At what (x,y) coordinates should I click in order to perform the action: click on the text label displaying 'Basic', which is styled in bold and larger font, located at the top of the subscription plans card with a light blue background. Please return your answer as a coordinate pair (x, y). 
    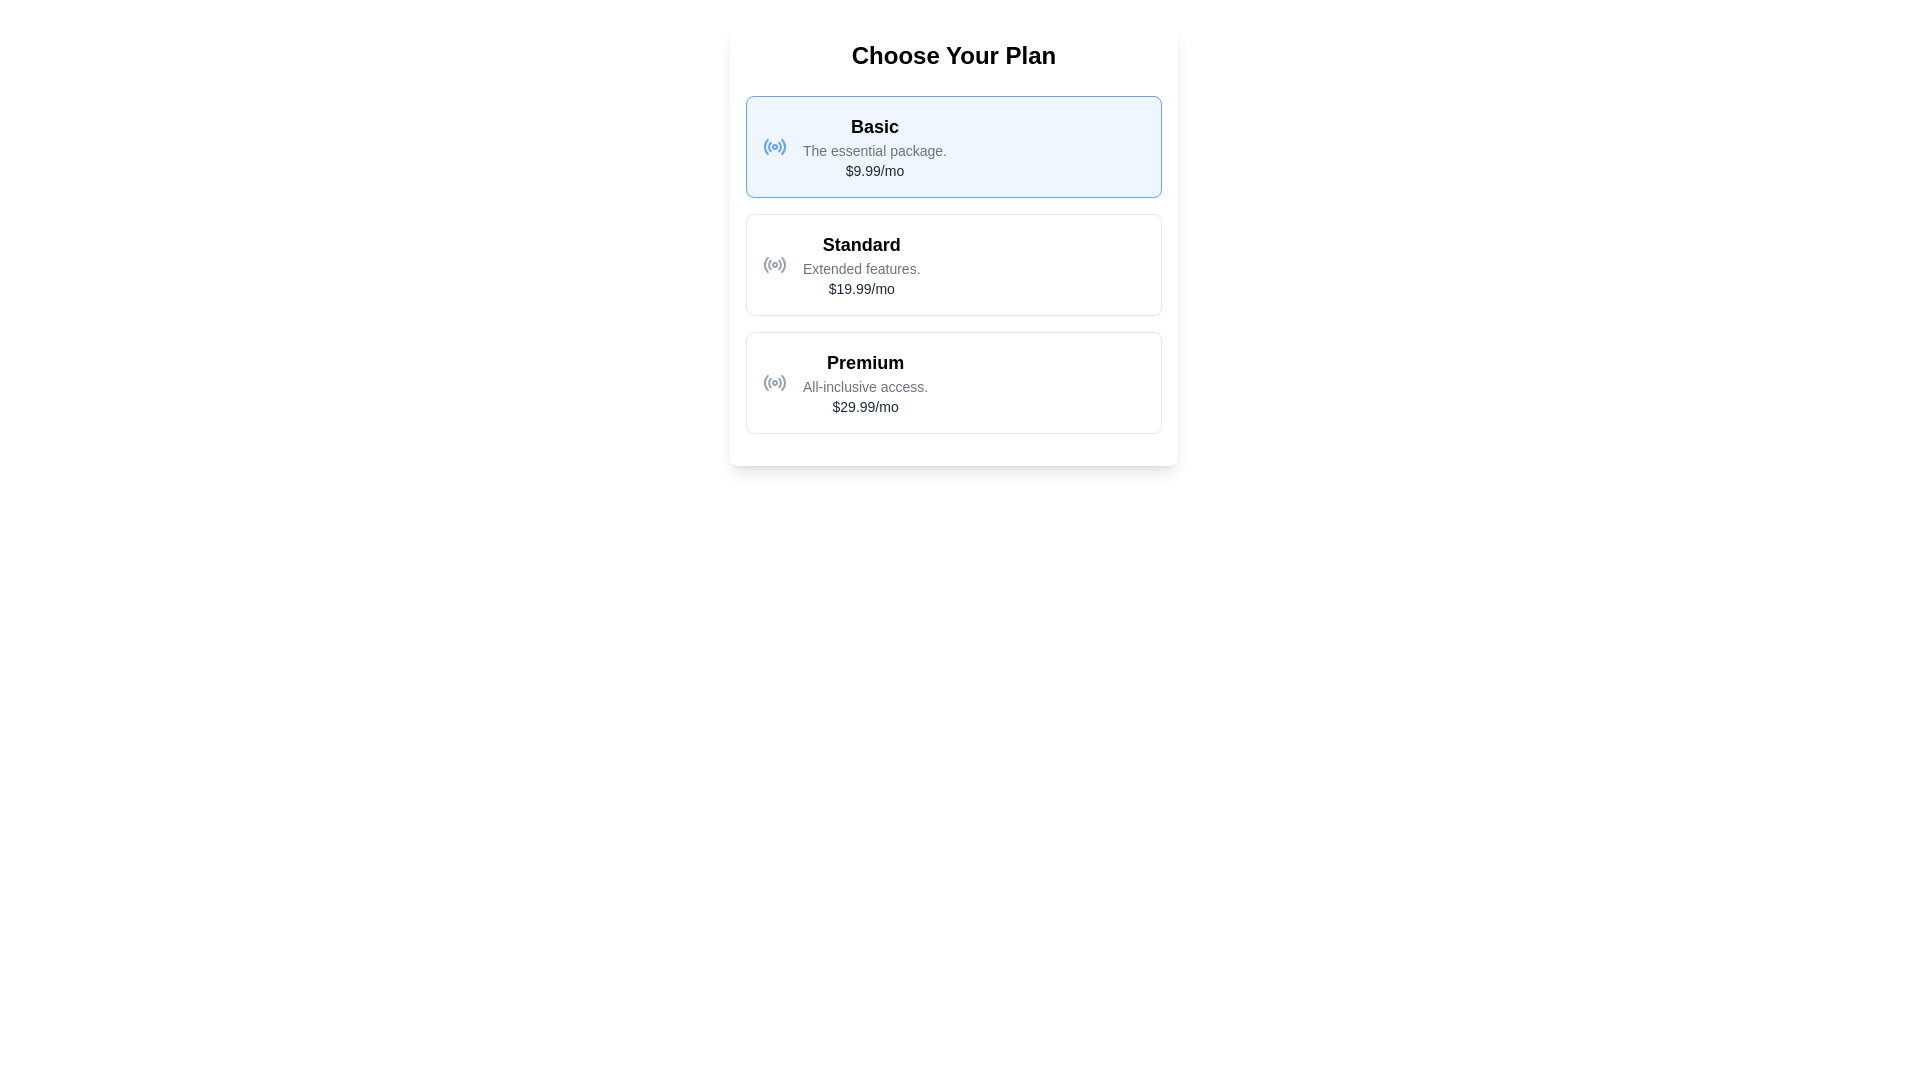
    Looking at the image, I should click on (874, 127).